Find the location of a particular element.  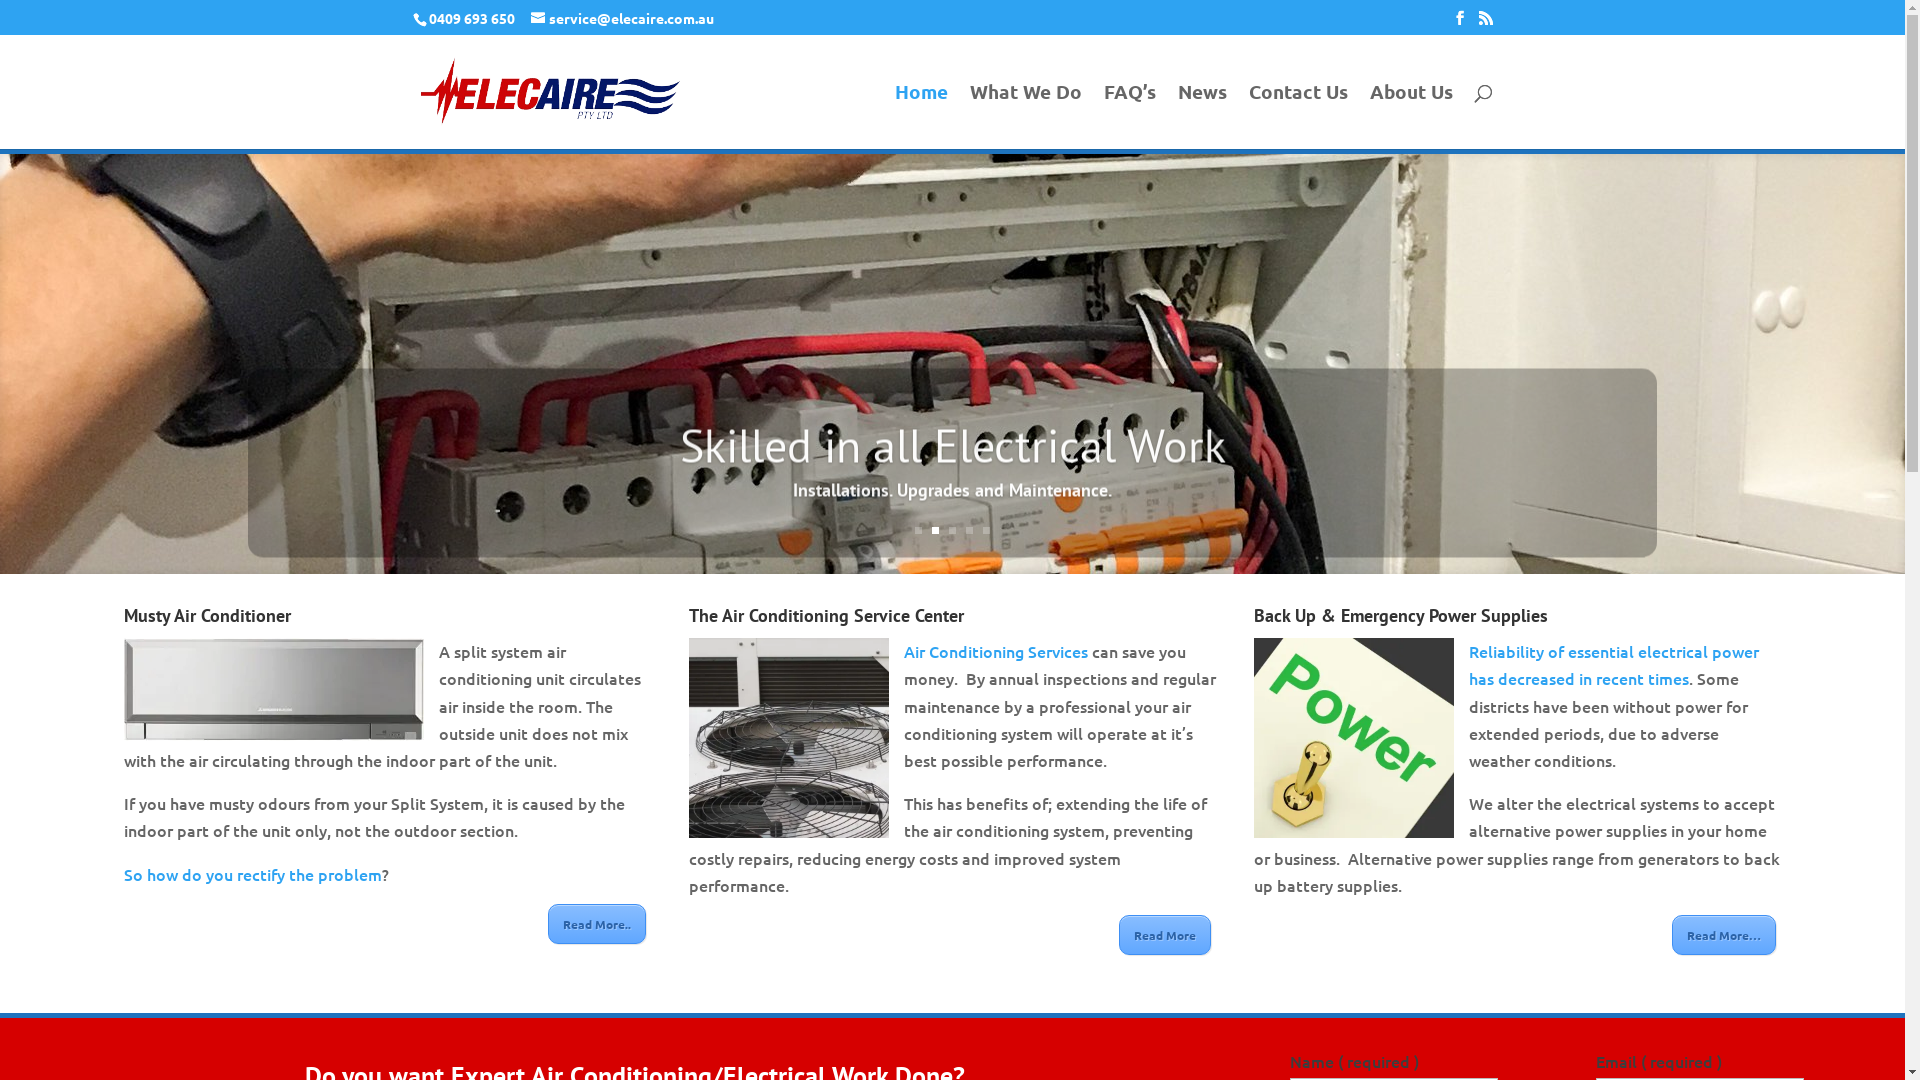

'Air Conditioning Services' is located at coordinates (996, 651).